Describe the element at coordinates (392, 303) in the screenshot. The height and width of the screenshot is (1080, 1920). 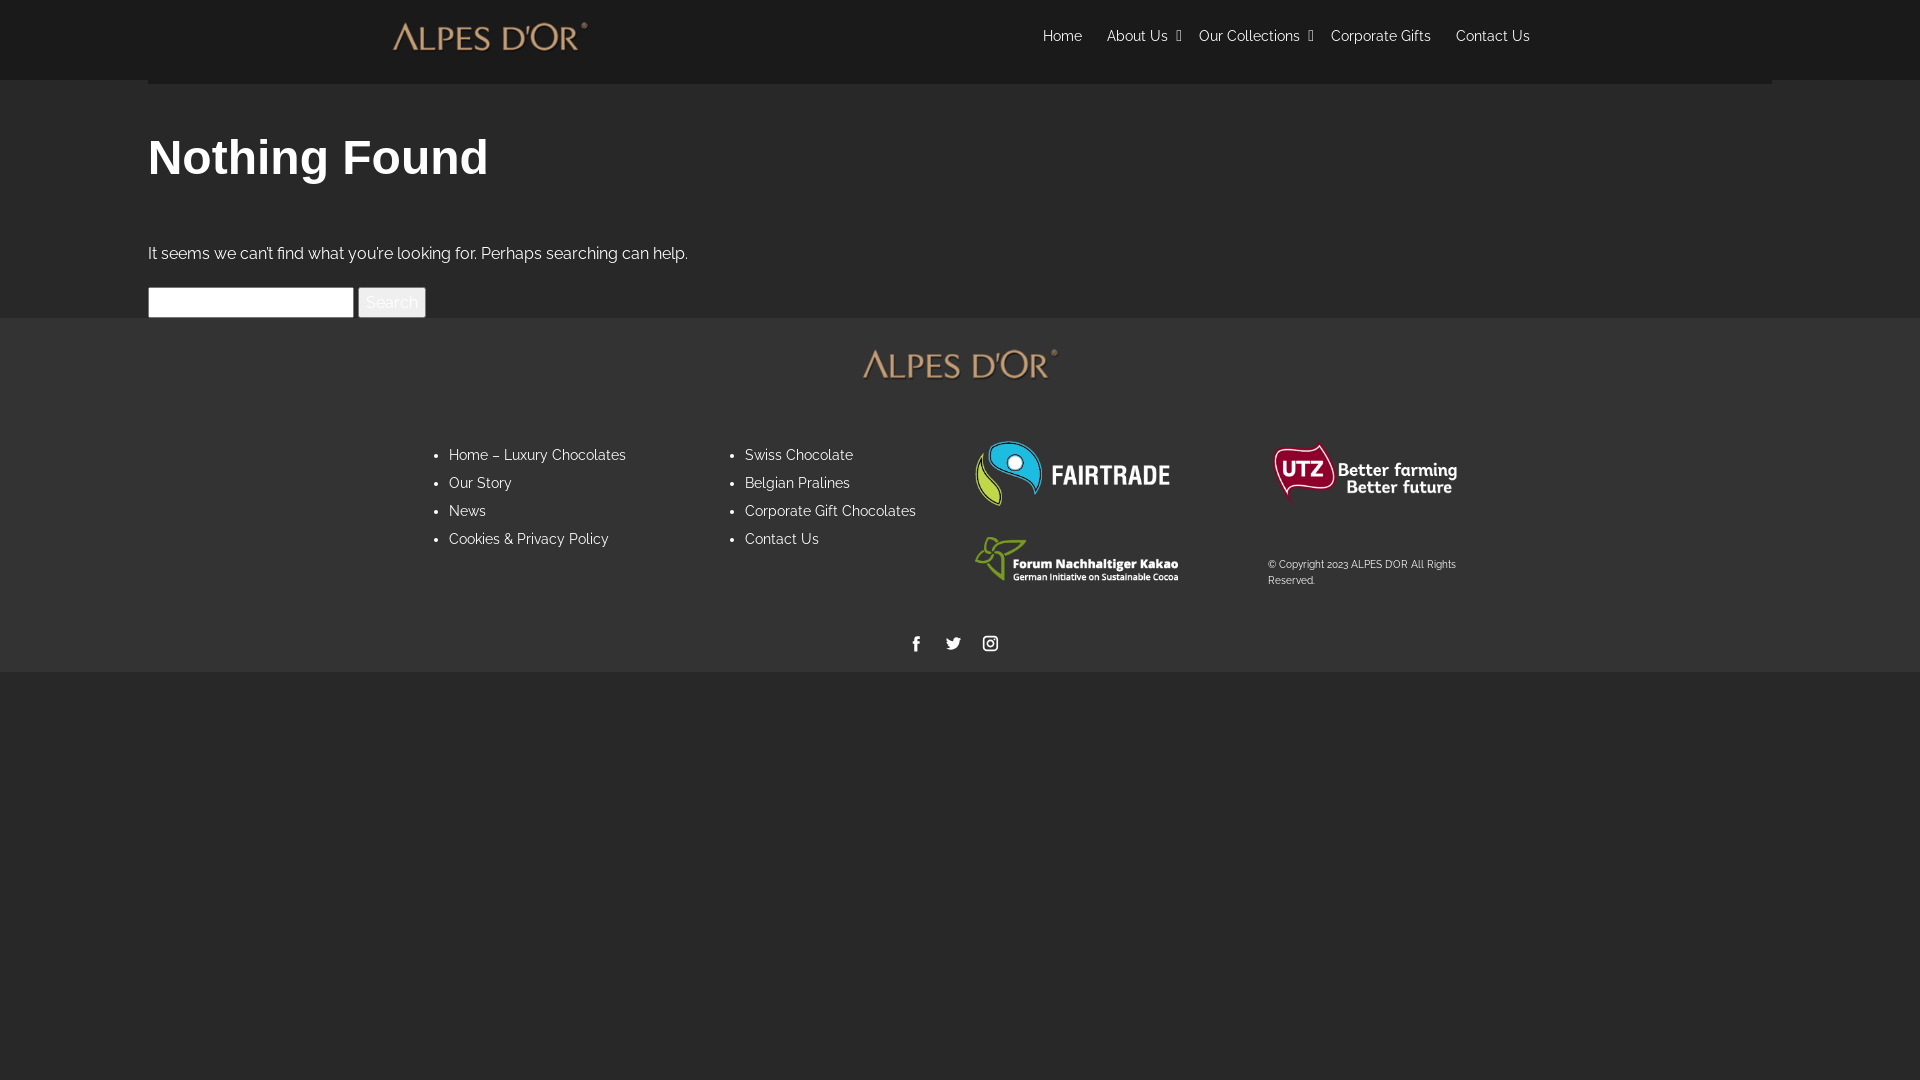
I see `'Search'` at that location.